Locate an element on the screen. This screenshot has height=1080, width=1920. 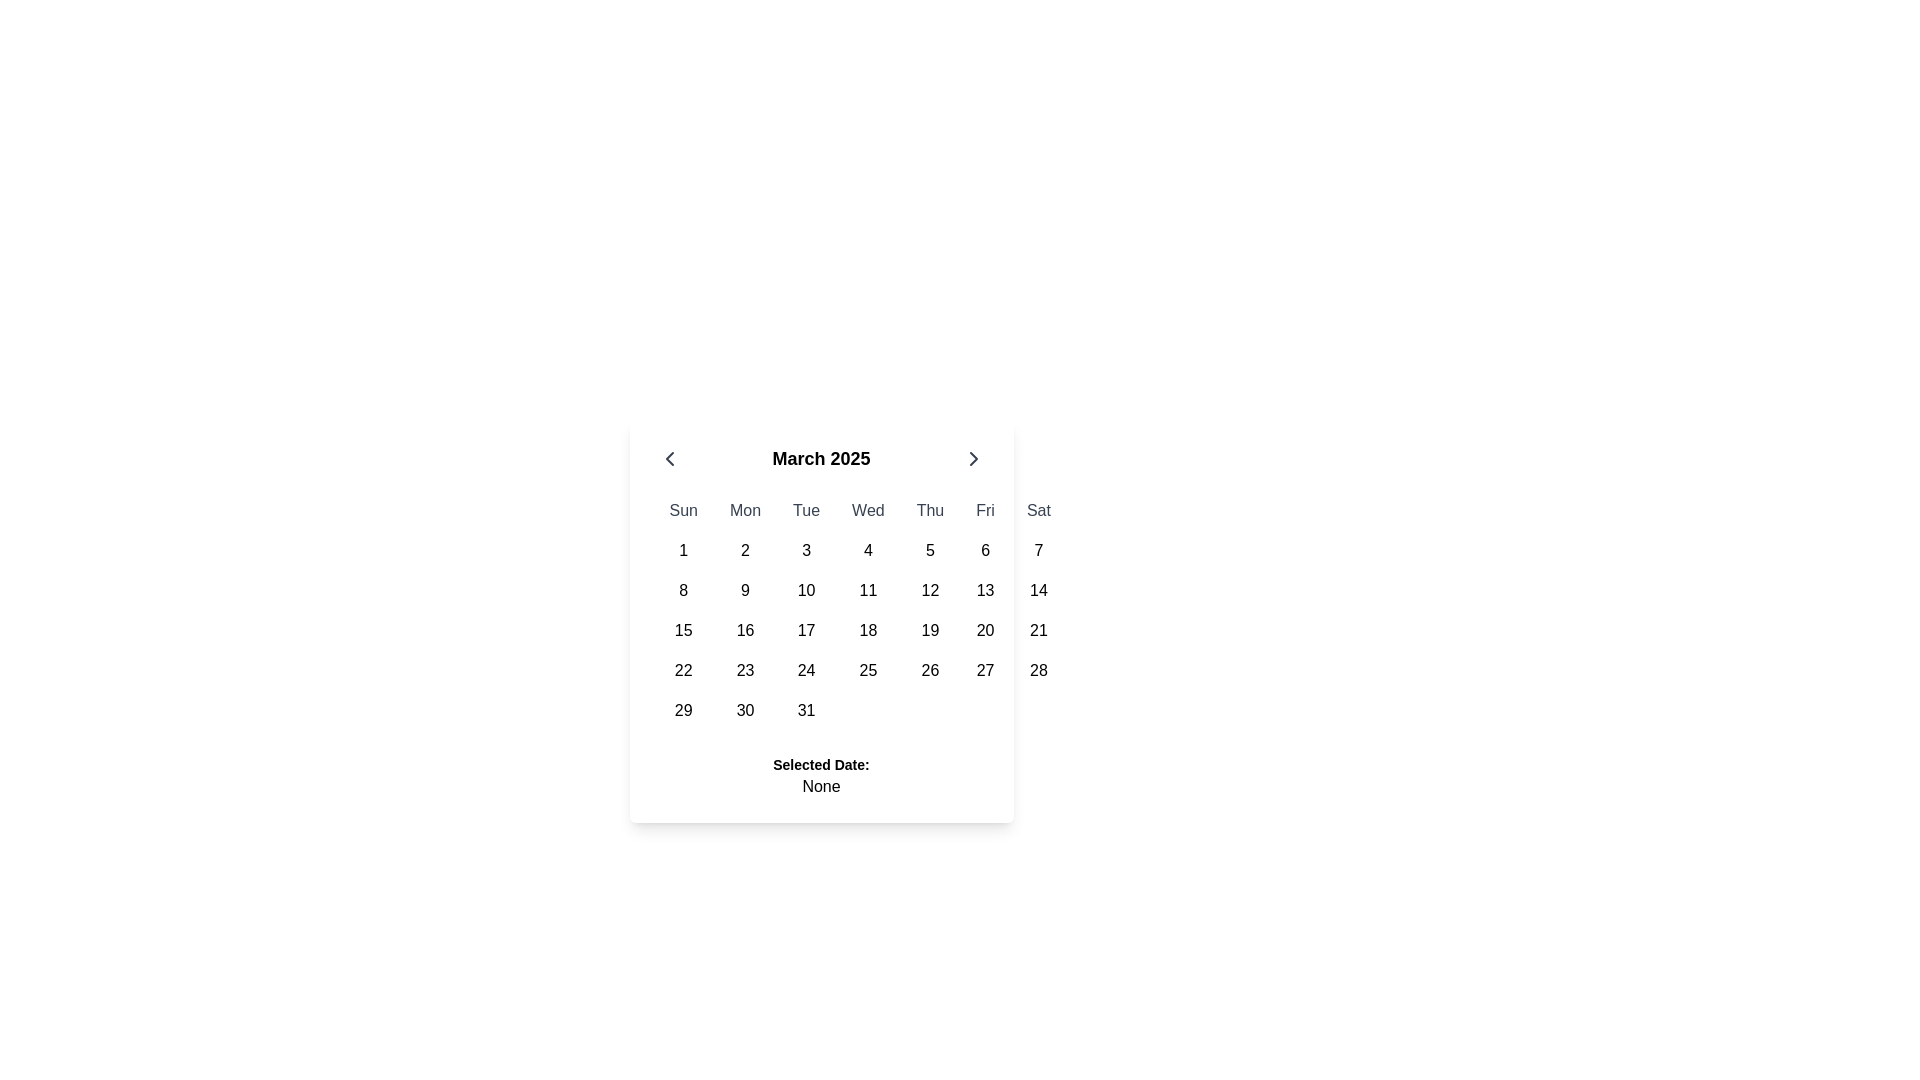
the clickable date item representing the date '26' in the calendar is located at coordinates (929, 671).